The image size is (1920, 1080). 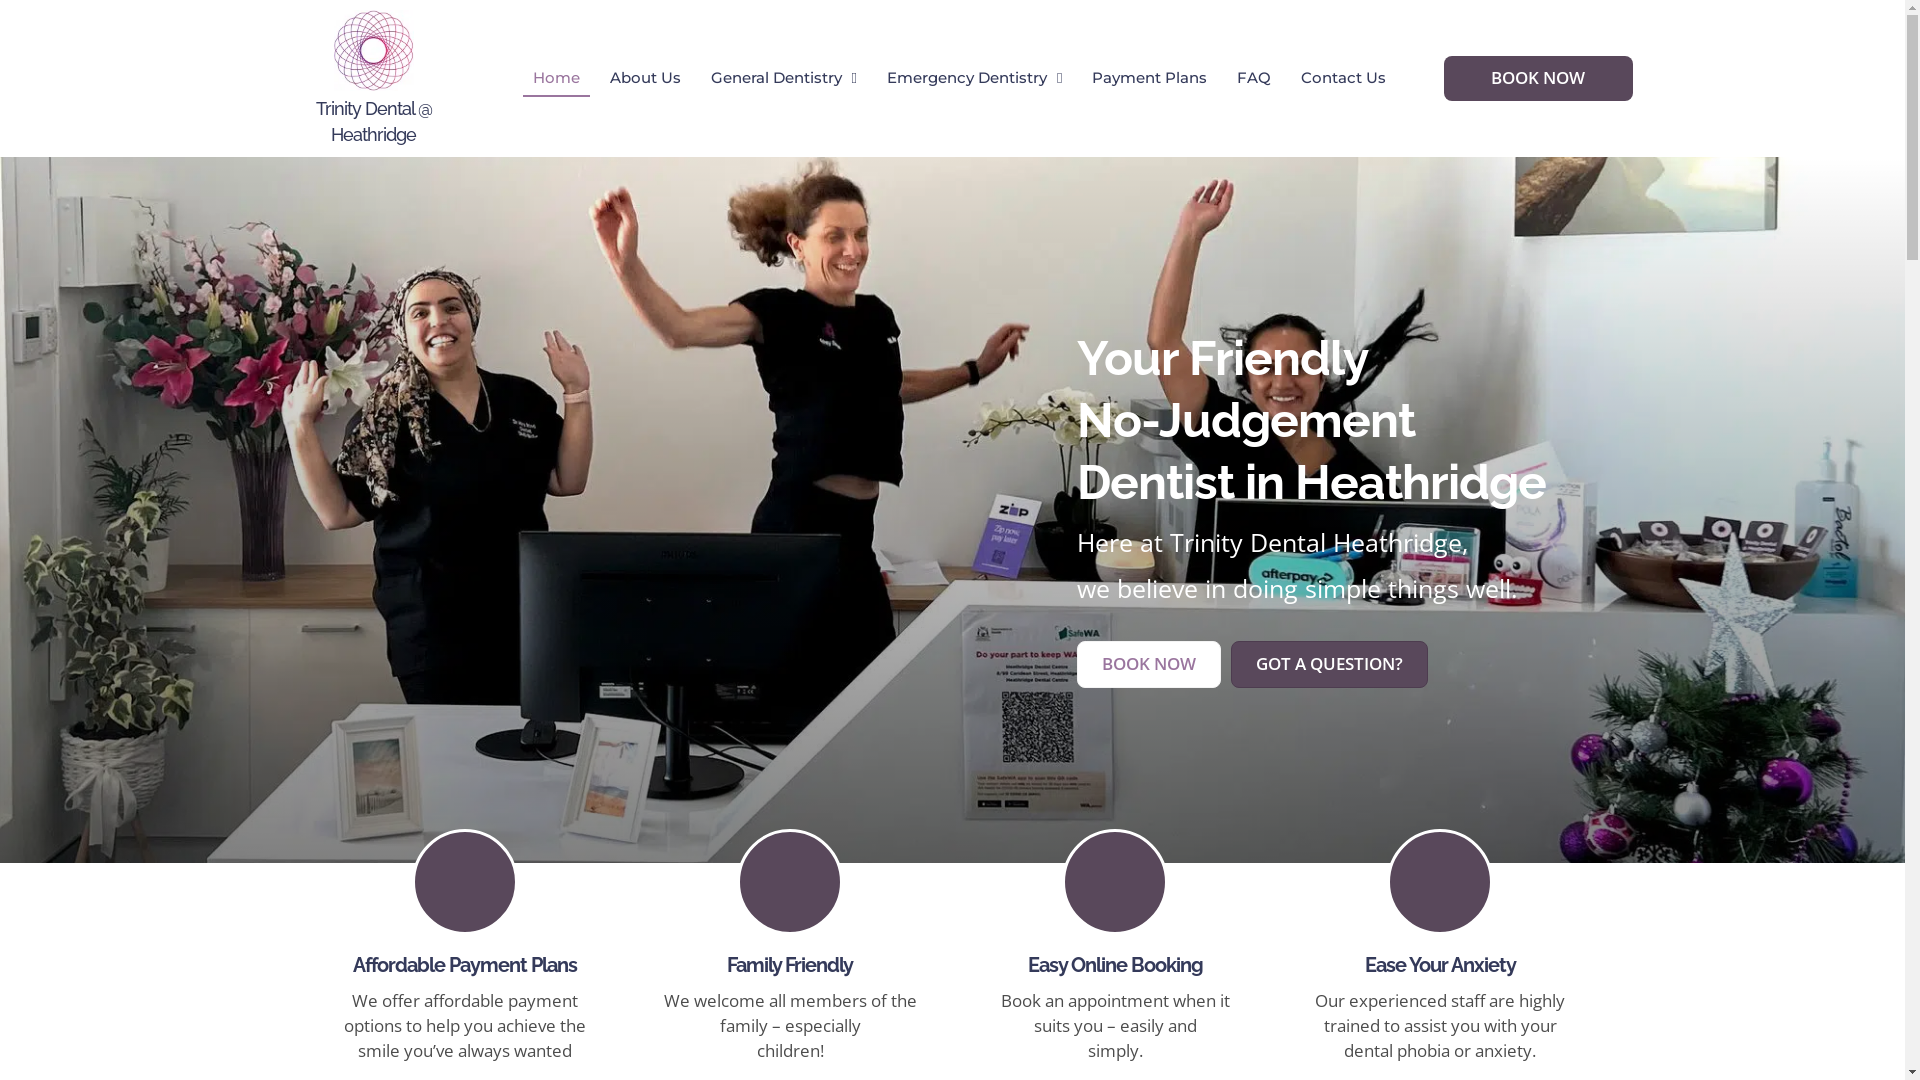 What do you see at coordinates (599, 77) in the screenshot?
I see `'About Us'` at bounding box center [599, 77].